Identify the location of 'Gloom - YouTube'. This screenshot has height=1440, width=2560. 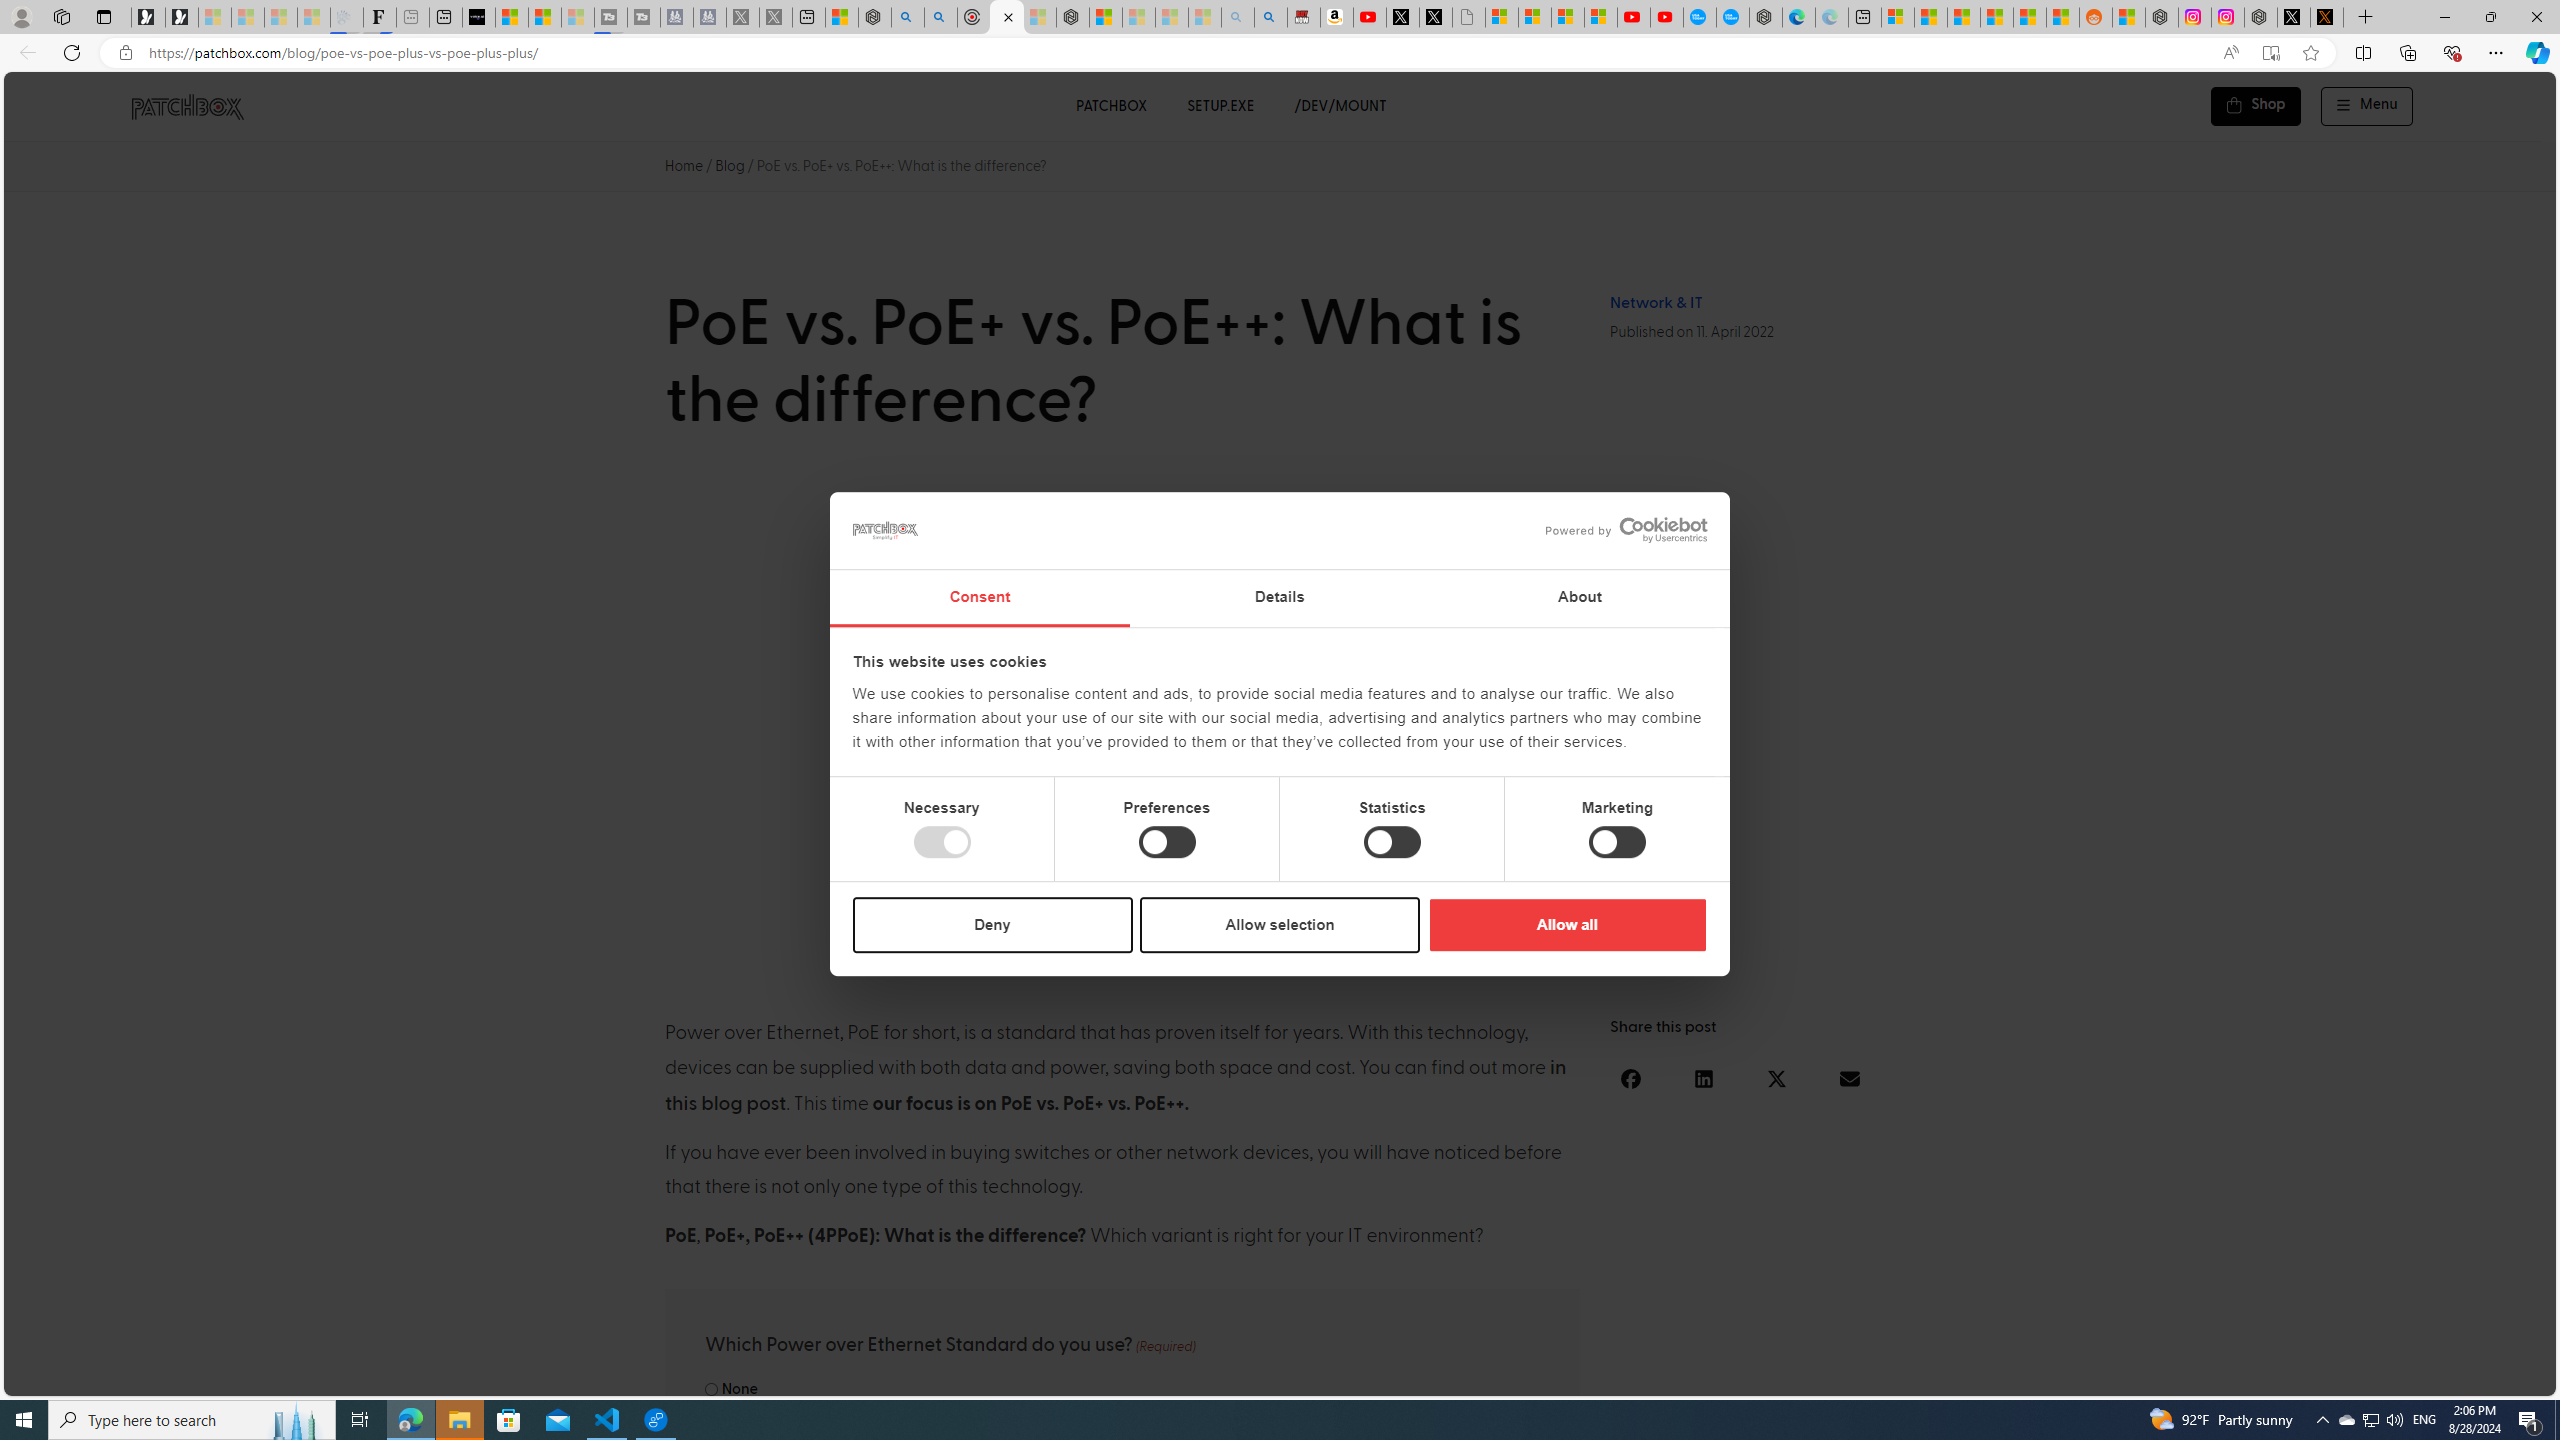
(1634, 16).